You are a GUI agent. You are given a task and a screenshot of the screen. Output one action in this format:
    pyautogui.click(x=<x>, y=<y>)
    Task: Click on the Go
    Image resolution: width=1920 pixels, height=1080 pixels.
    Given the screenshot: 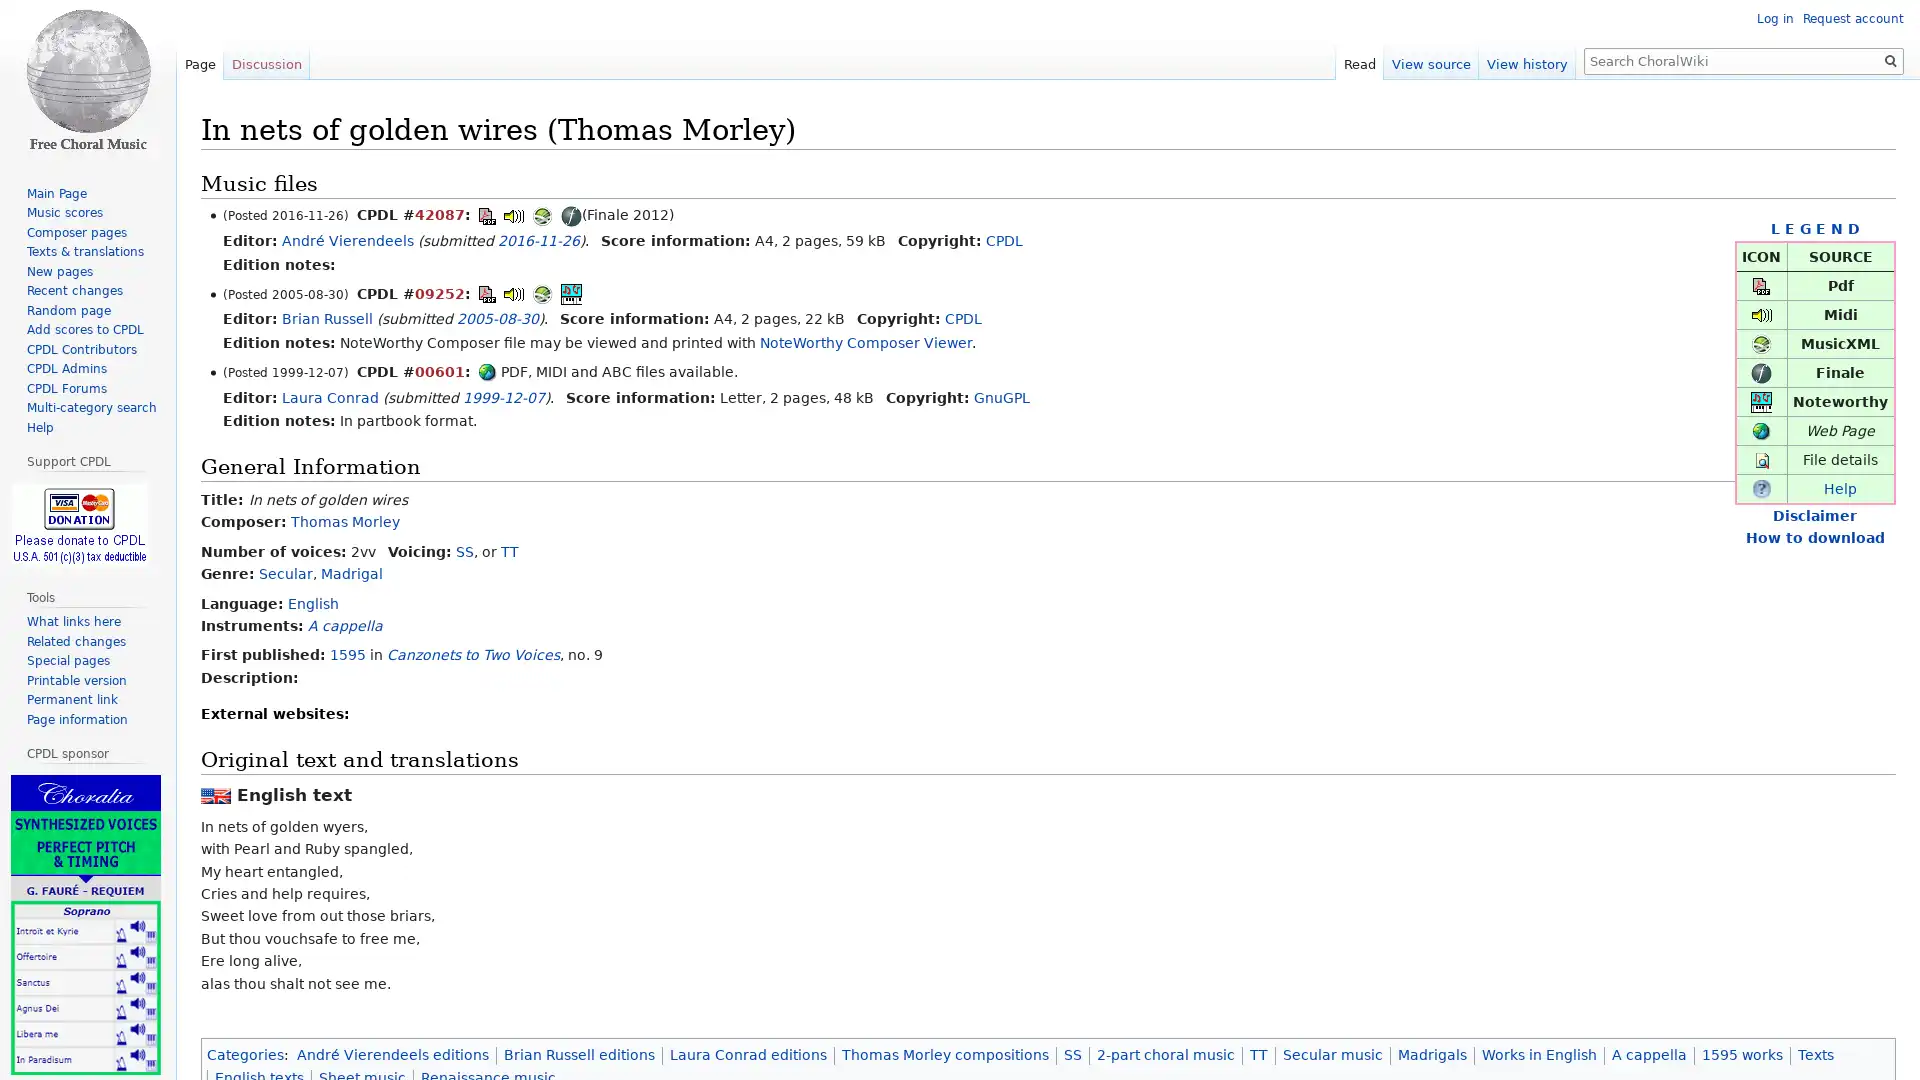 What is the action you would take?
    pyautogui.click(x=1890, y=60)
    